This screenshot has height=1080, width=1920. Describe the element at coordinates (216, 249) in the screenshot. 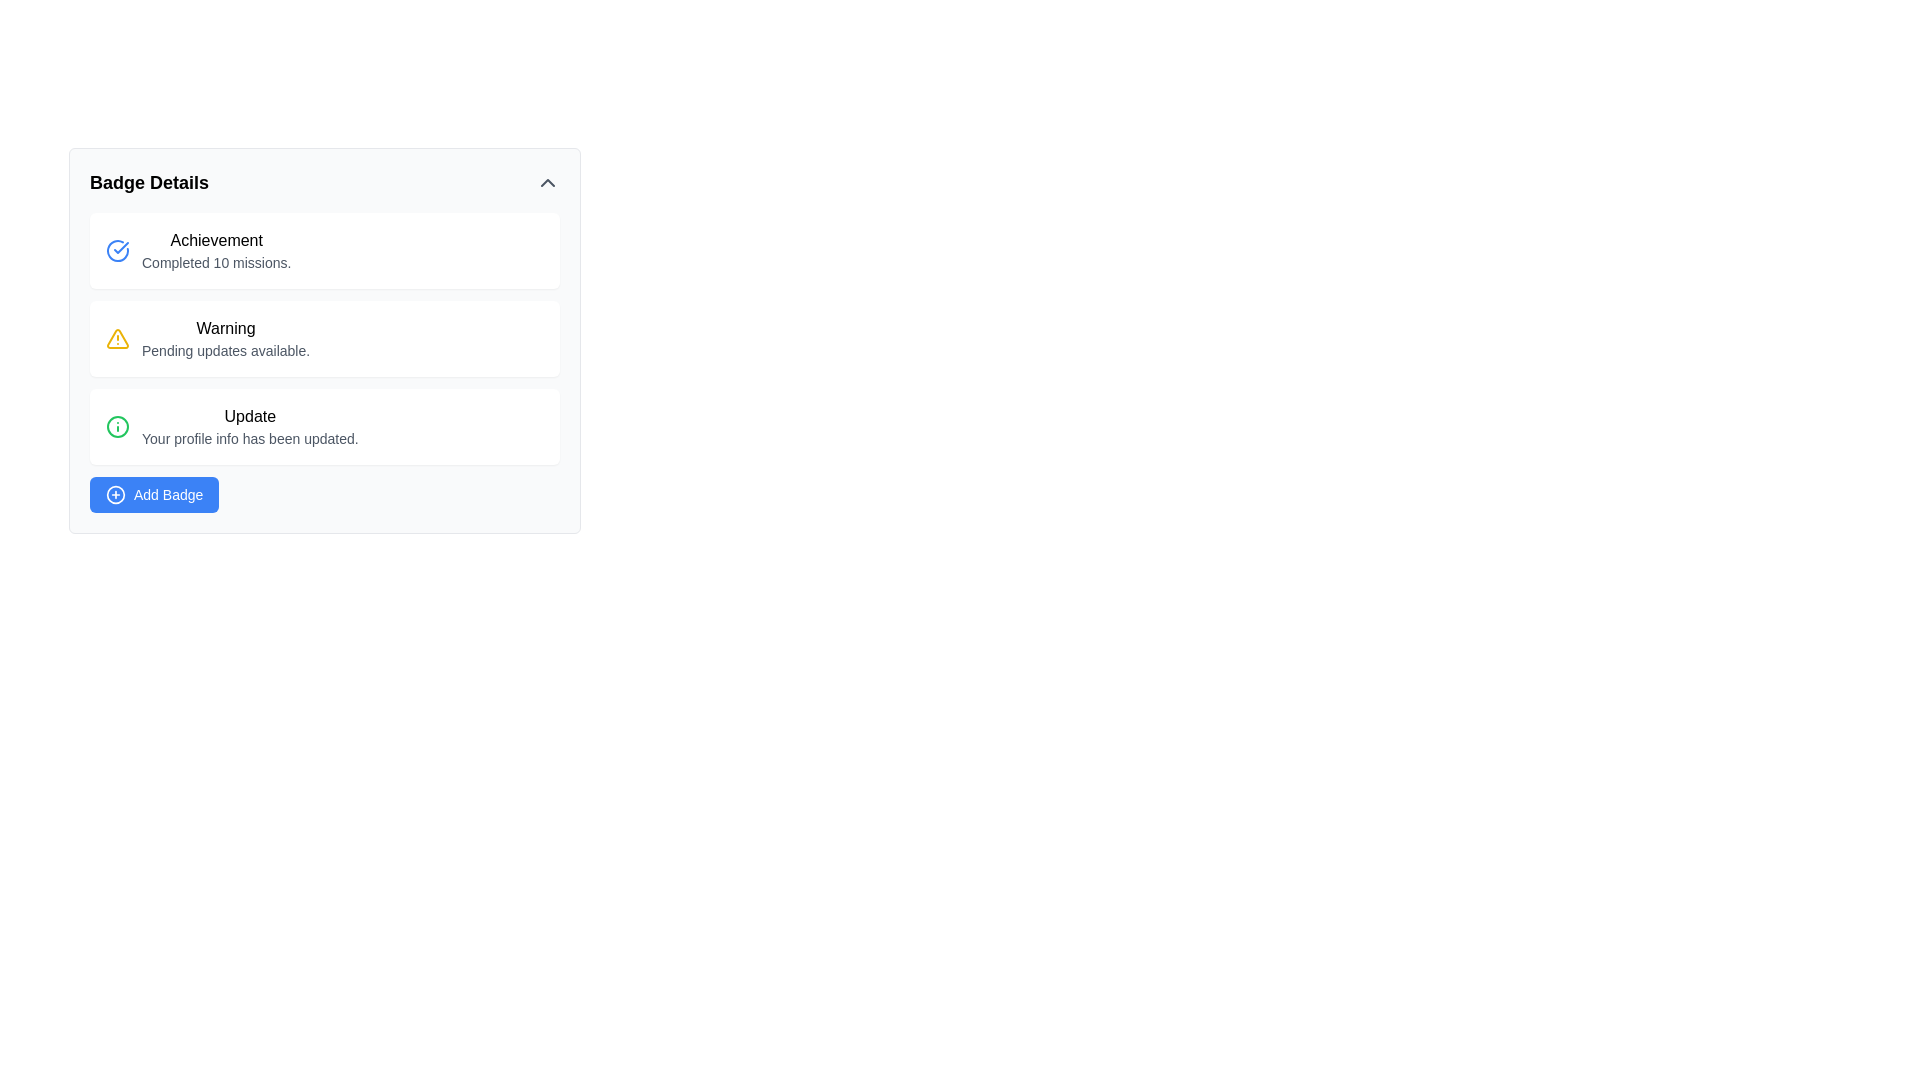

I see `information displayed in the notification card summarizing an achievement, which is the first item in the 'Badge Details' list` at that location.